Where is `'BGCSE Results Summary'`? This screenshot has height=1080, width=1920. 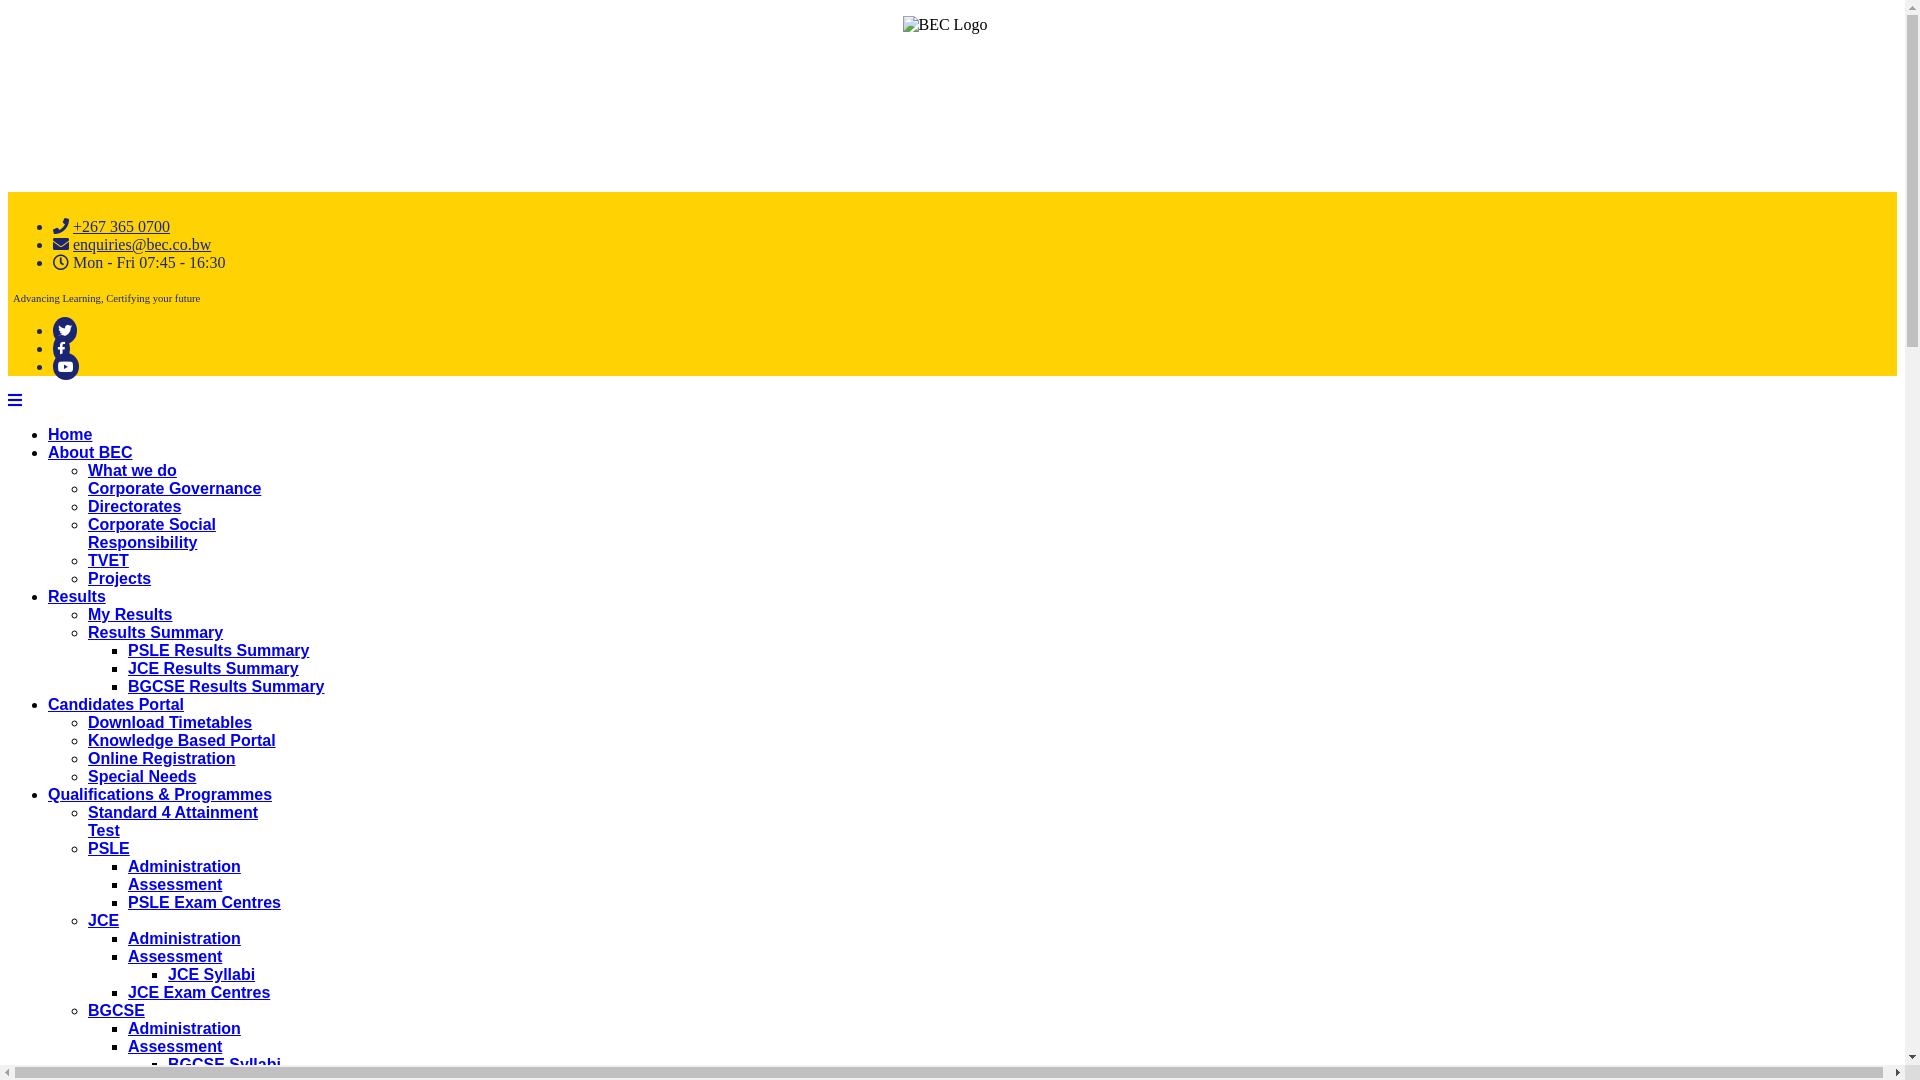
'BGCSE Results Summary' is located at coordinates (226, 685).